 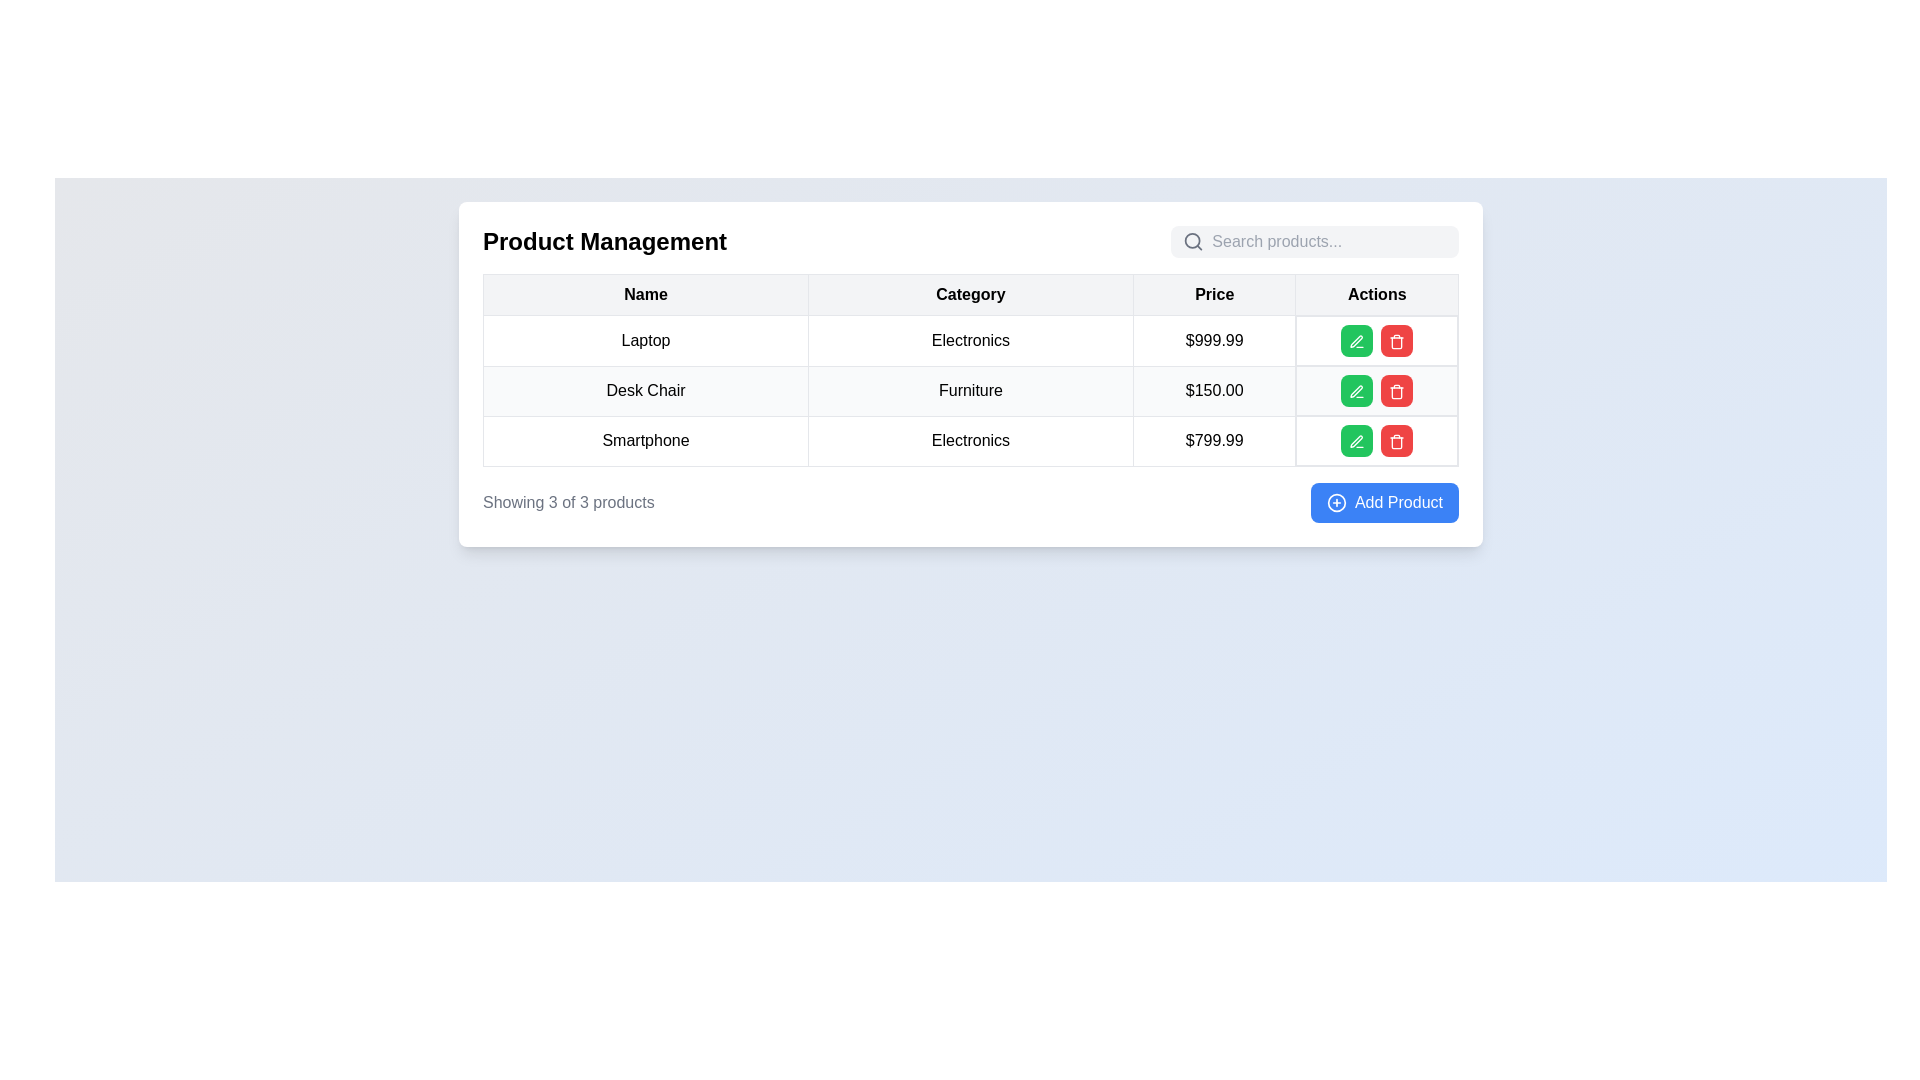 What do you see at coordinates (1357, 339) in the screenshot?
I see `the green edit button with a pen icon located in the Actions column of the table for the 'Laptop' product entry` at bounding box center [1357, 339].